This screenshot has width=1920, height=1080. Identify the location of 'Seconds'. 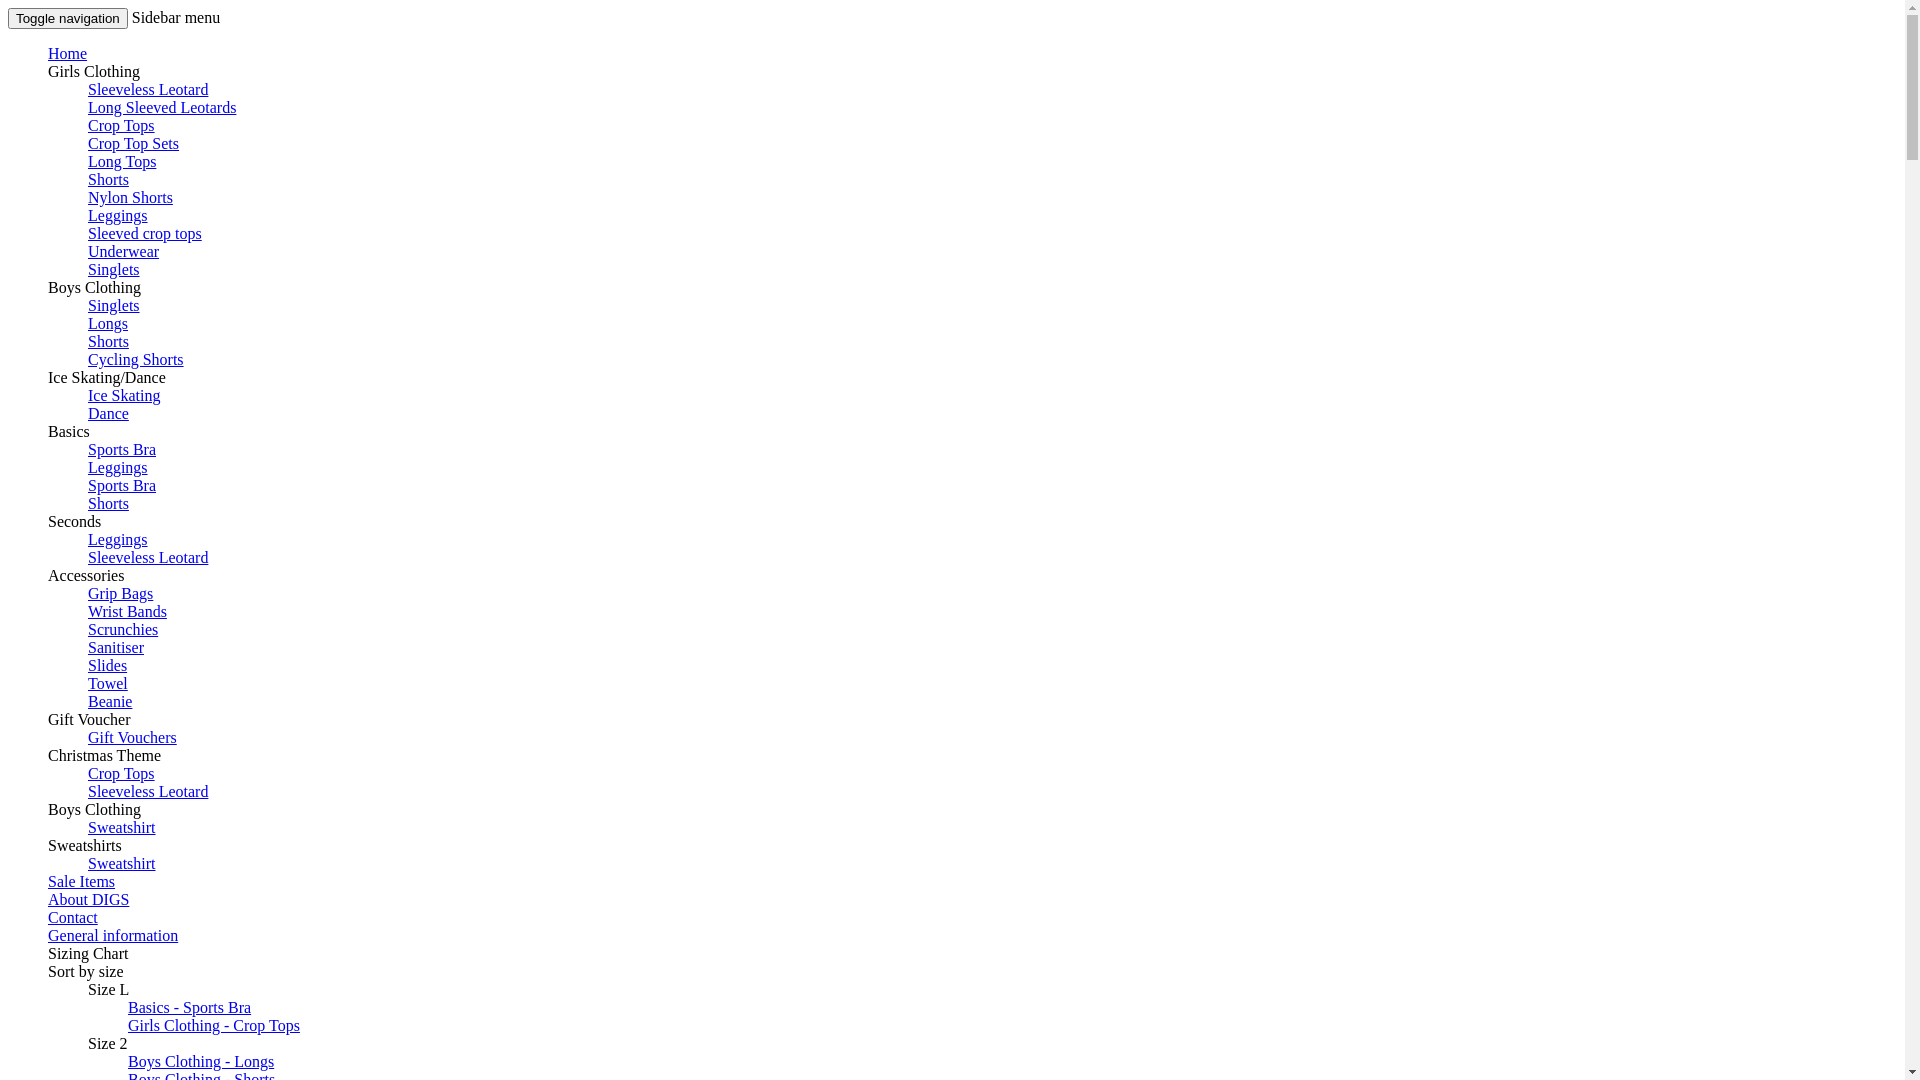
(74, 520).